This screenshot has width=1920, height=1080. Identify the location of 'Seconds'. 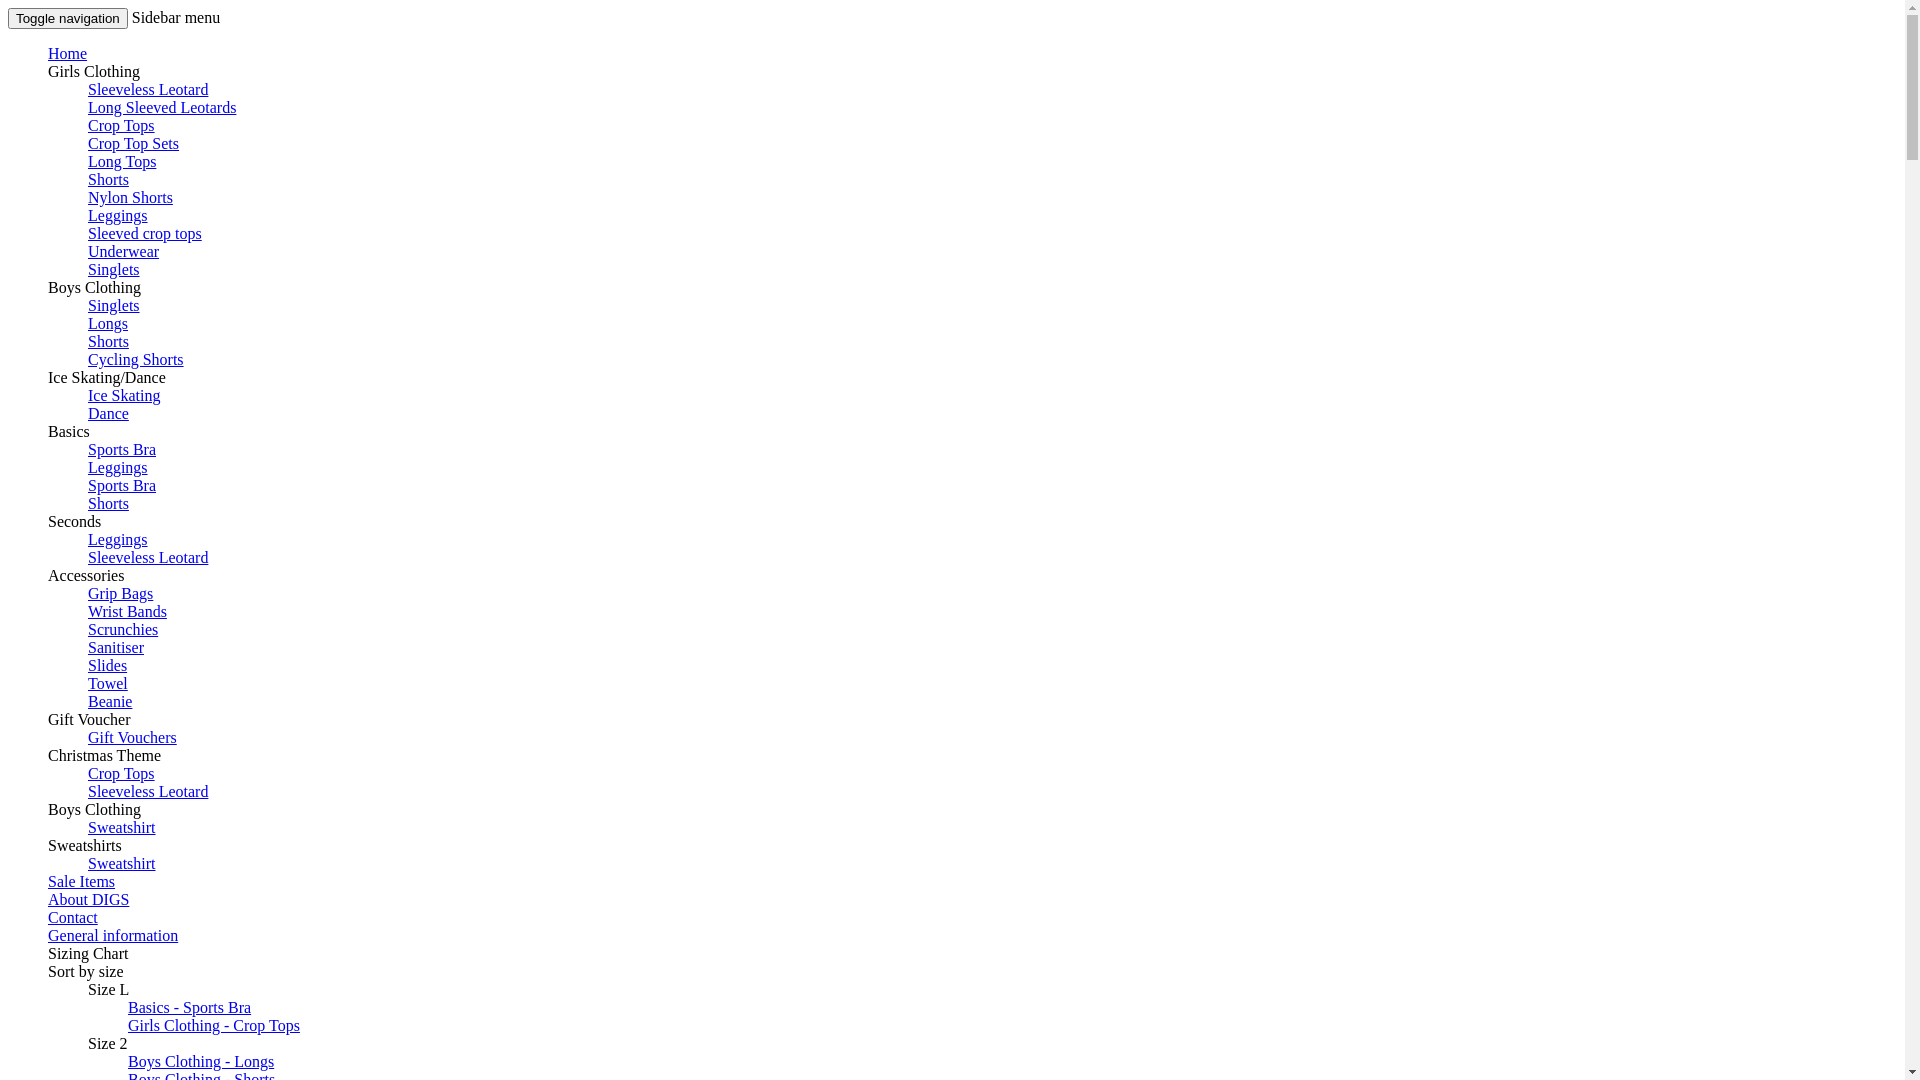
(74, 520).